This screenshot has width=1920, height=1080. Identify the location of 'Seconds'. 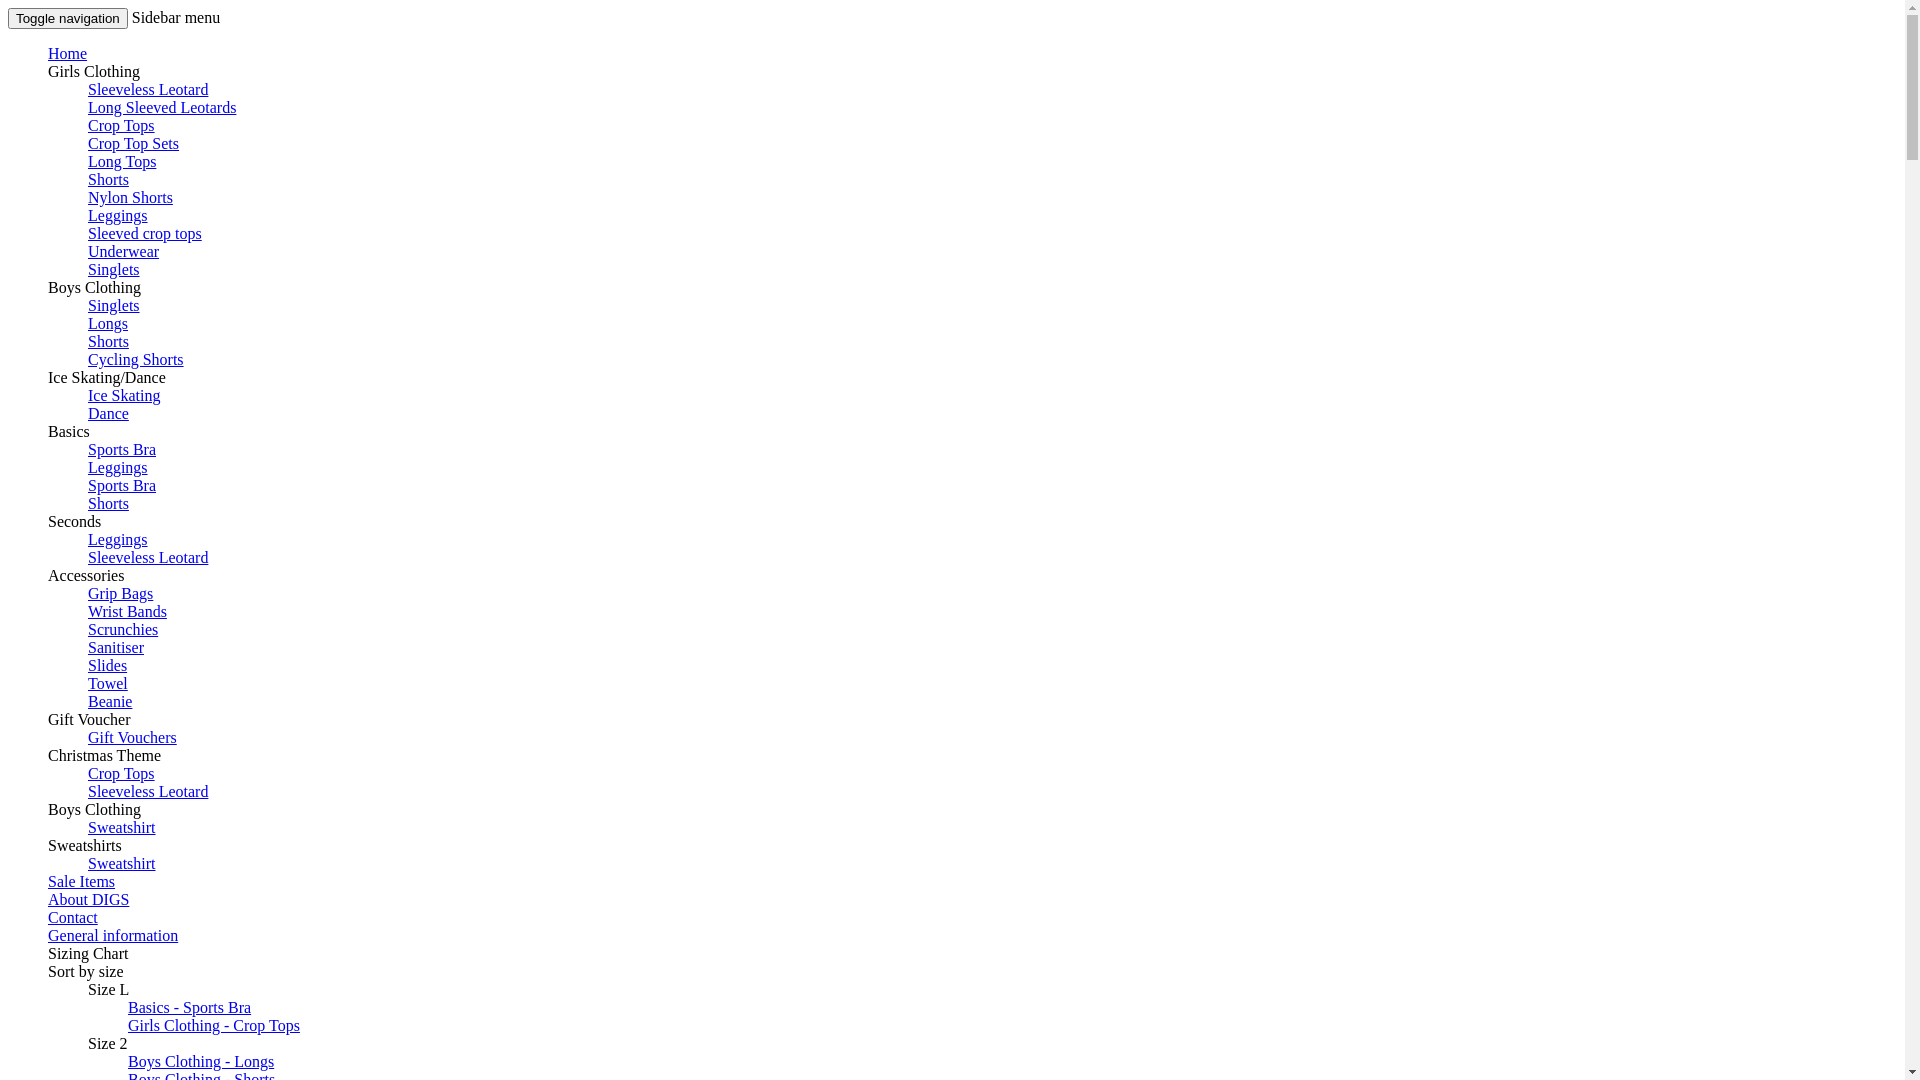
(74, 520).